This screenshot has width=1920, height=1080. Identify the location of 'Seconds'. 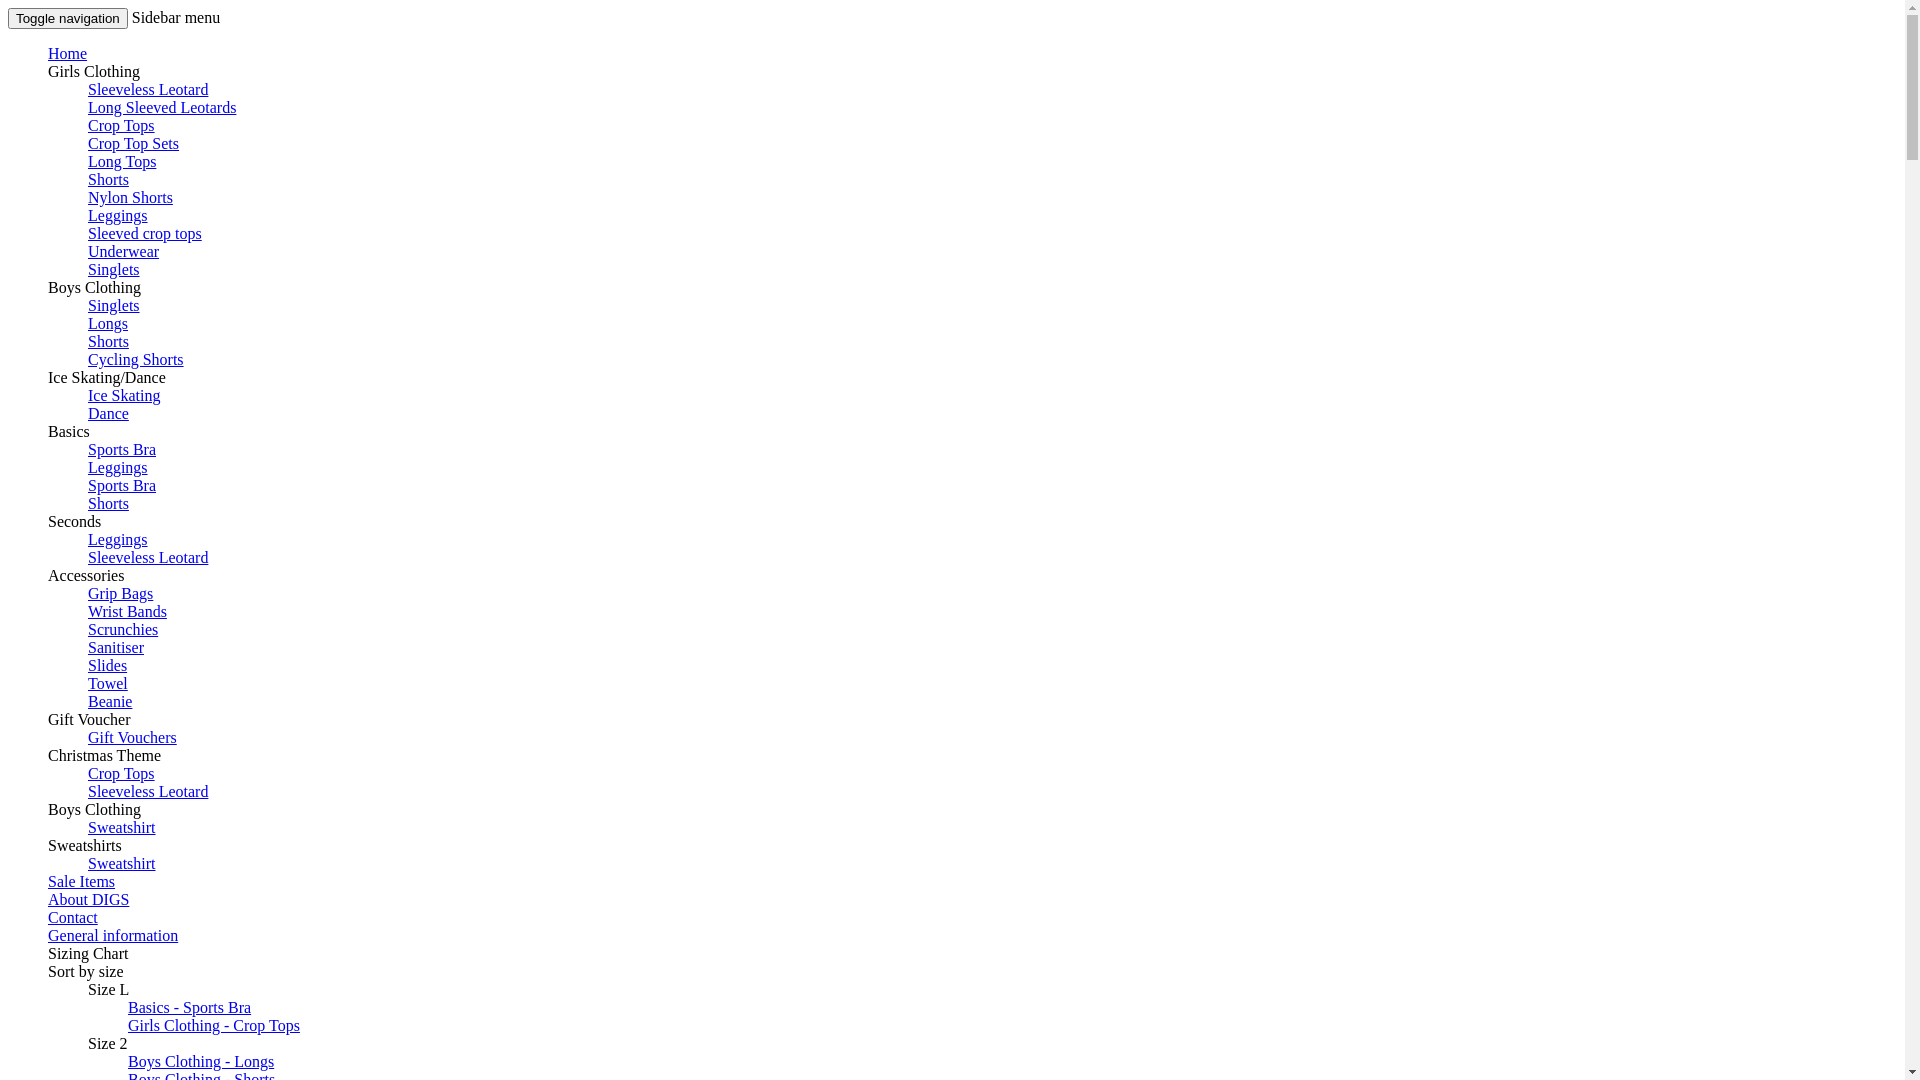
(74, 520).